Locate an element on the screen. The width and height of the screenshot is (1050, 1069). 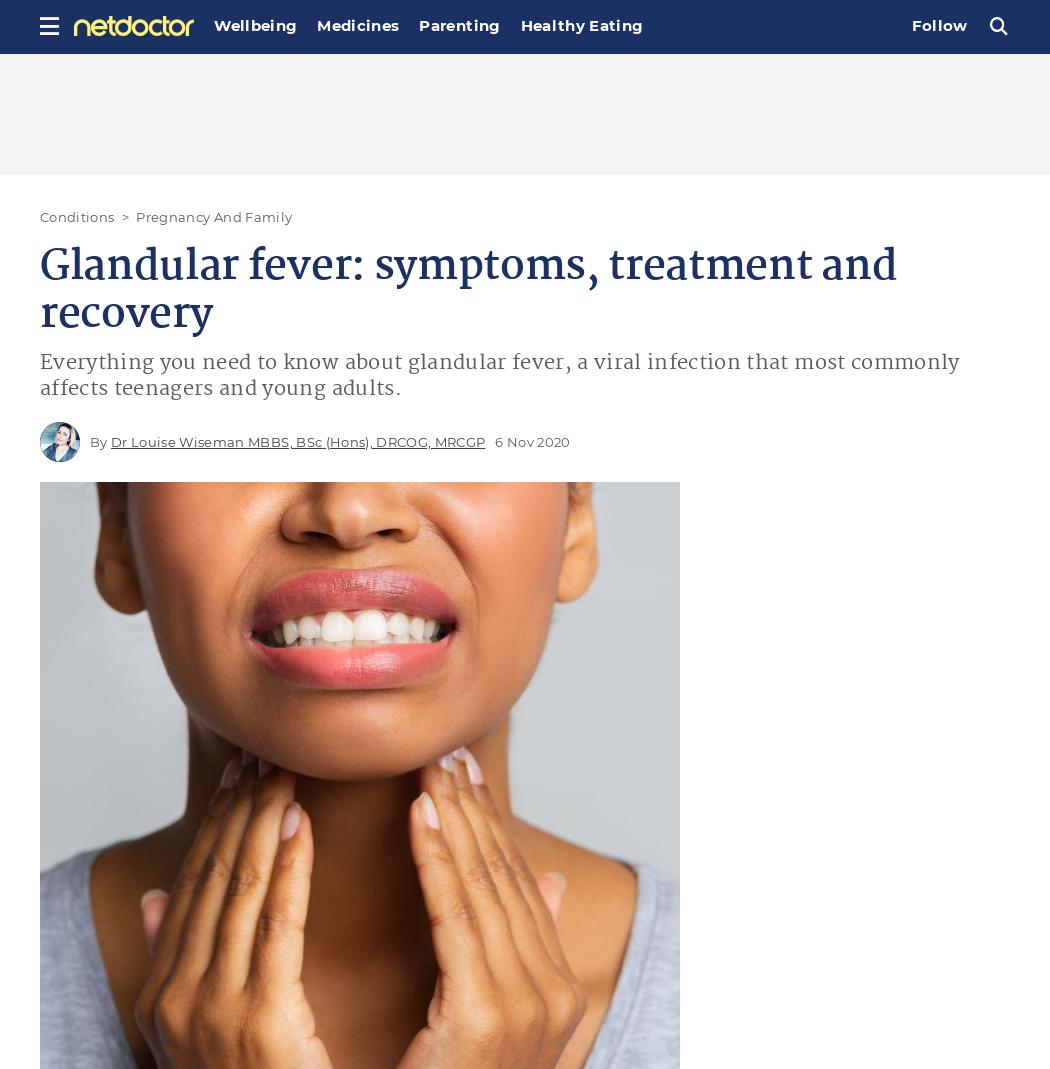
'Healthy Eating' is located at coordinates (580, 24).